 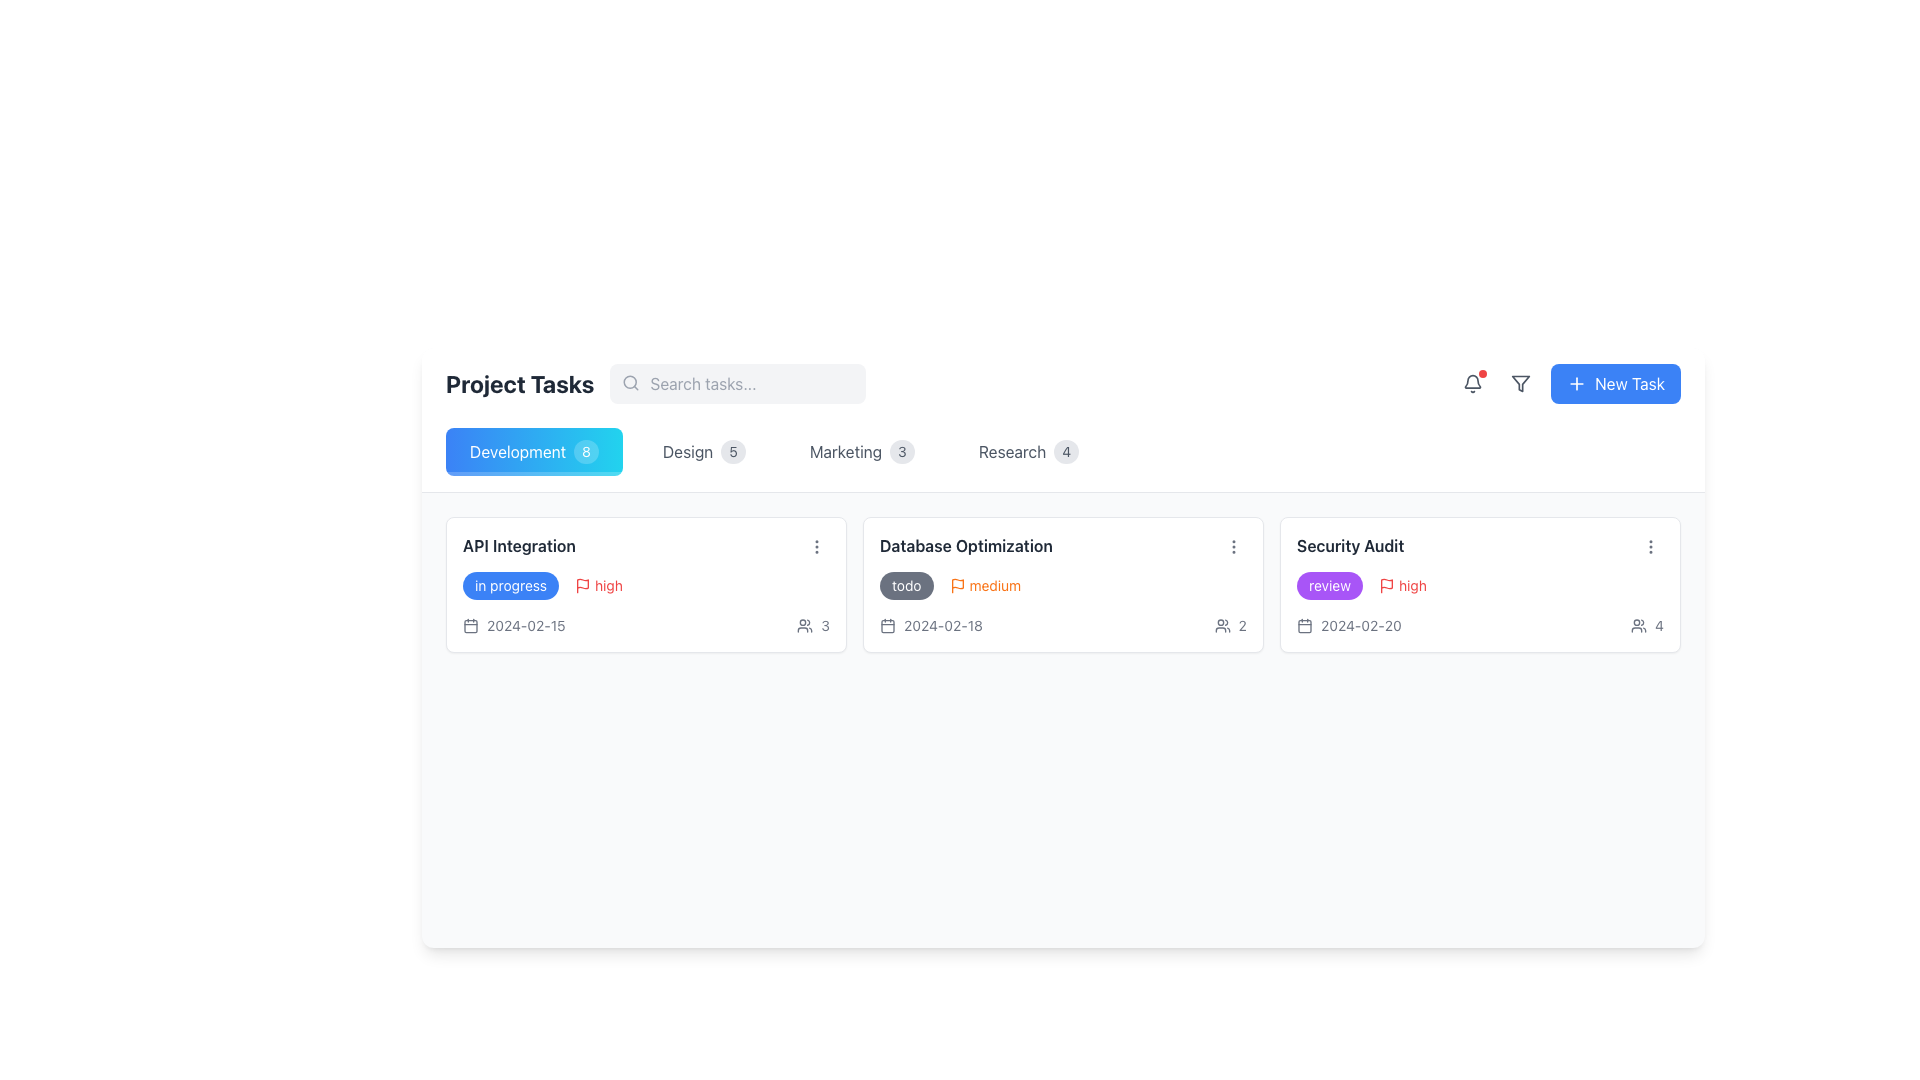 What do you see at coordinates (1386, 585) in the screenshot?
I see `the small red flag icon located to the left of the 'high' text label within the 'Security Audit' entry in the task list` at bounding box center [1386, 585].